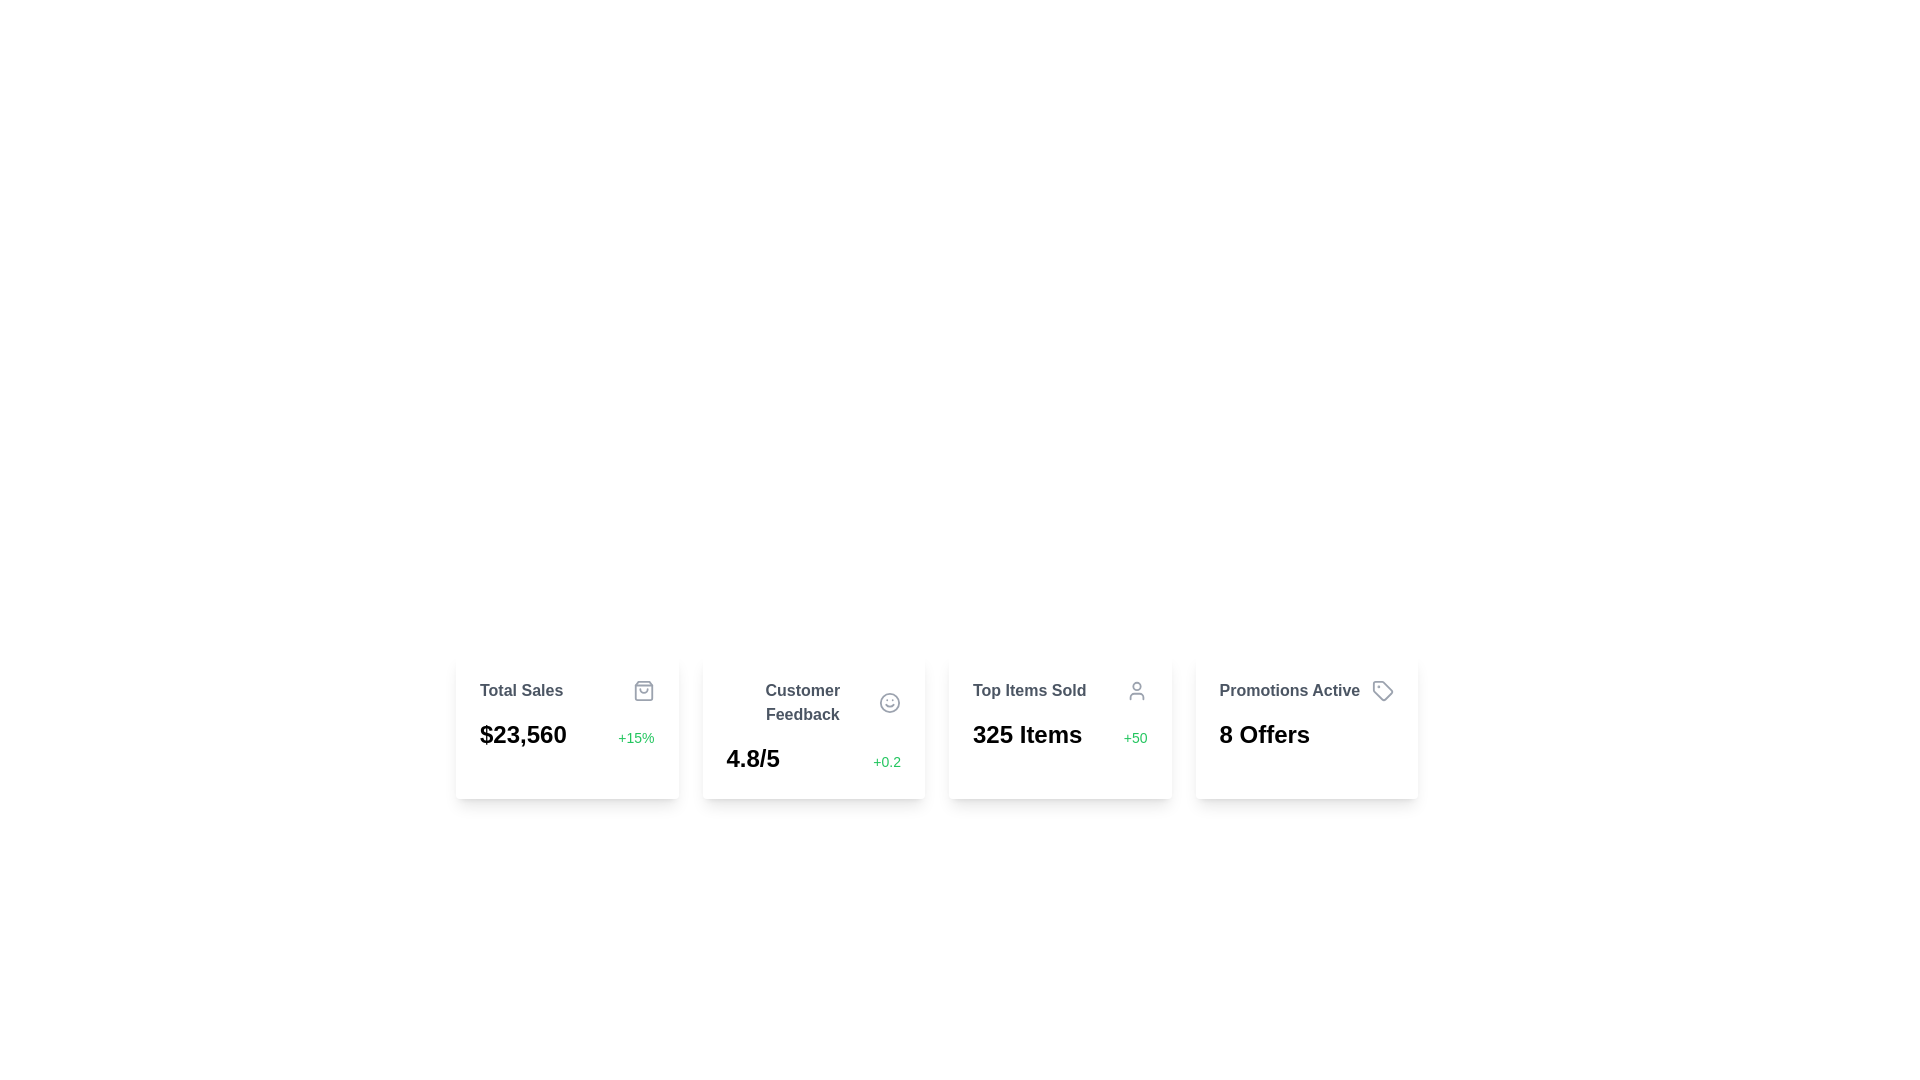 This screenshot has height=1080, width=1920. What do you see at coordinates (1381, 689) in the screenshot?
I see `the icon representing the 'Promotions Active' section, which is located to the left of the active promotions text in the summary cards` at bounding box center [1381, 689].